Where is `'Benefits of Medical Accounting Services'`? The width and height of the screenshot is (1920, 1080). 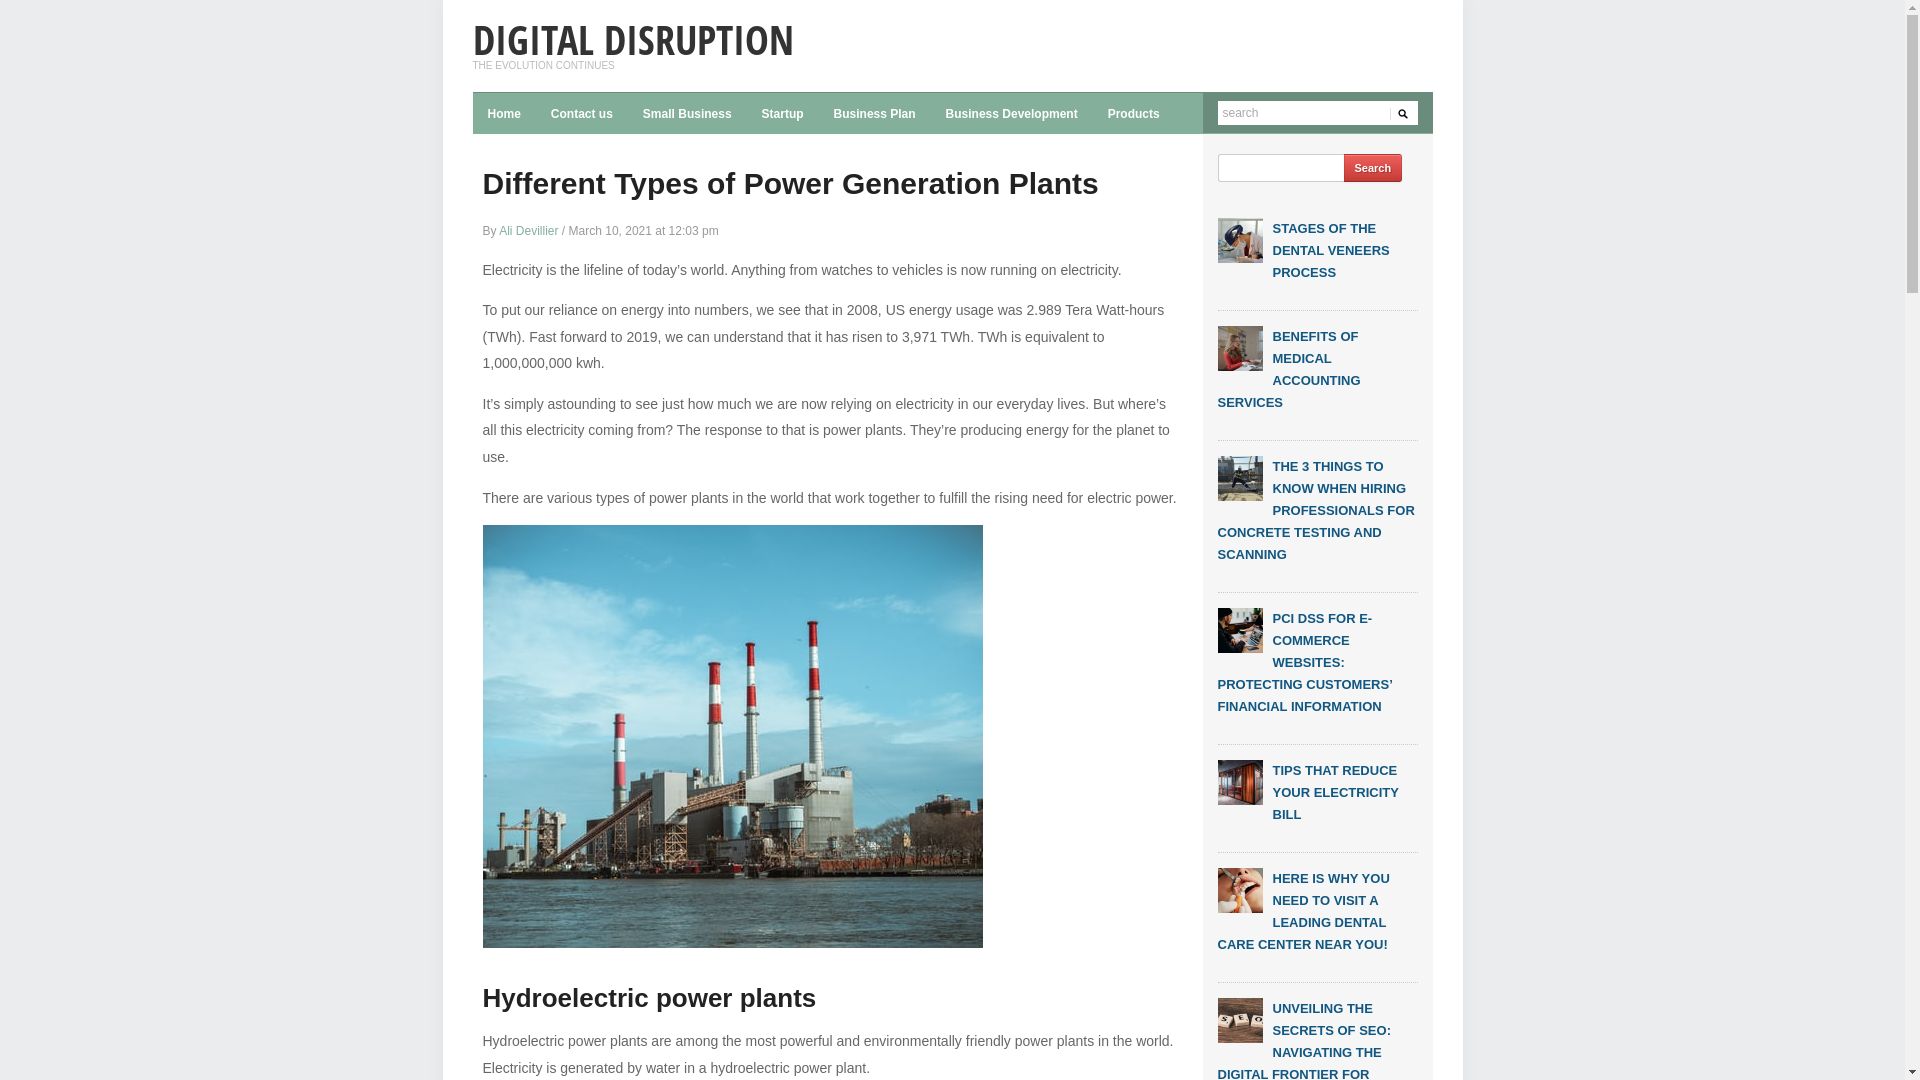 'Benefits of Medical Accounting Services' is located at coordinates (1239, 346).